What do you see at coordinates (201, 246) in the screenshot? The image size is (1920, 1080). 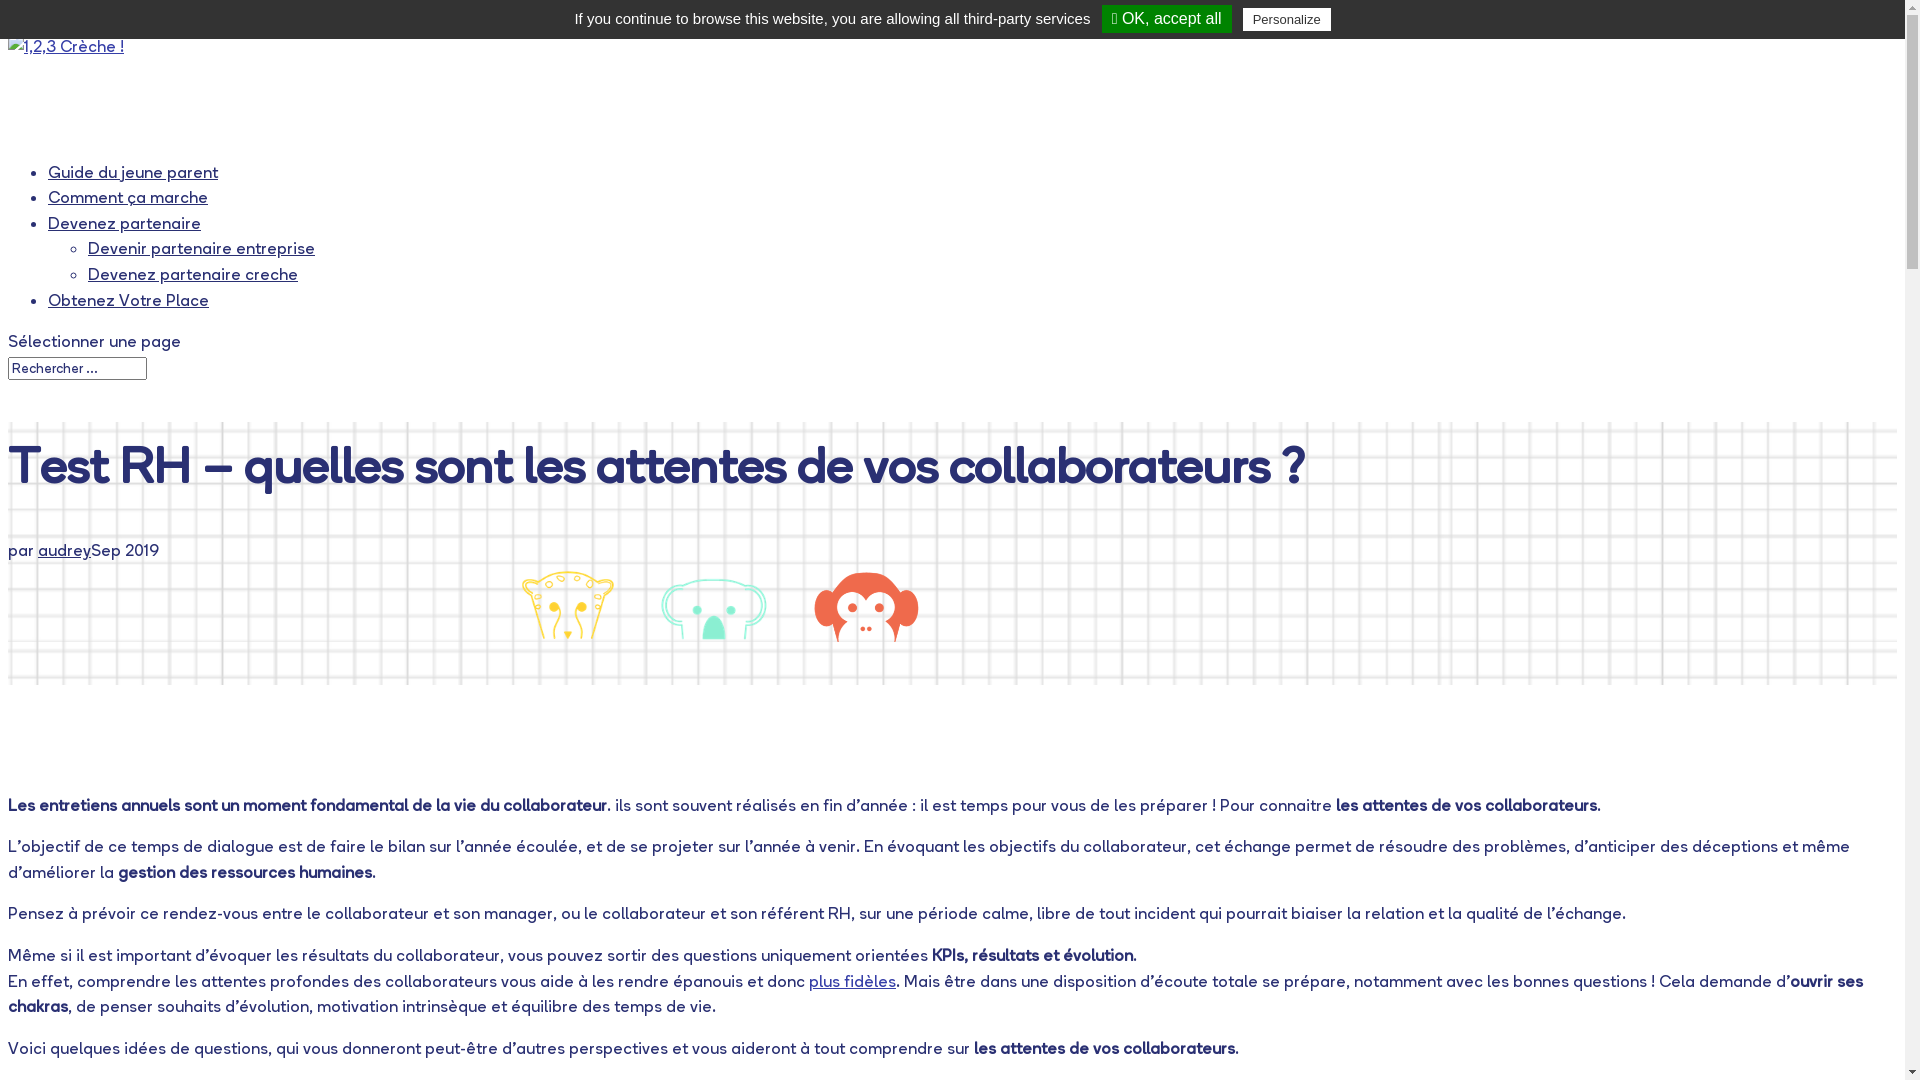 I see `'Devenir partenaire entreprise'` at bounding box center [201, 246].